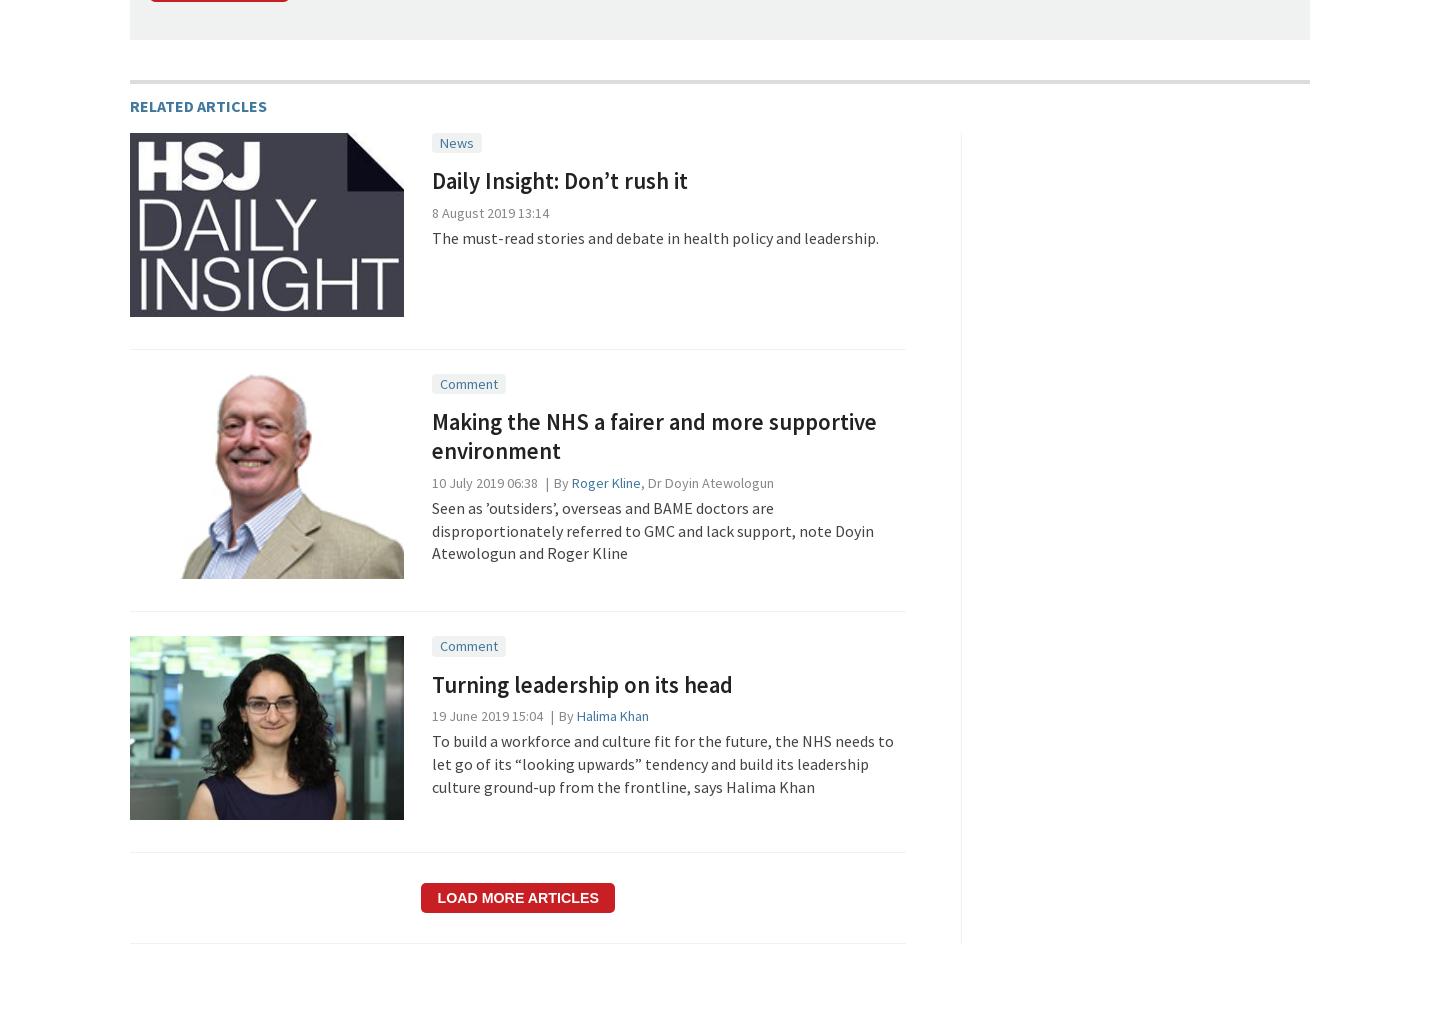  What do you see at coordinates (651, 530) in the screenshot?
I see `'Seen as ’outsiders’, overseas and BAME doctors are disproportionately referred to GMC and lack support, note Doyin Atewologun and Roger Kline'` at bounding box center [651, 530].